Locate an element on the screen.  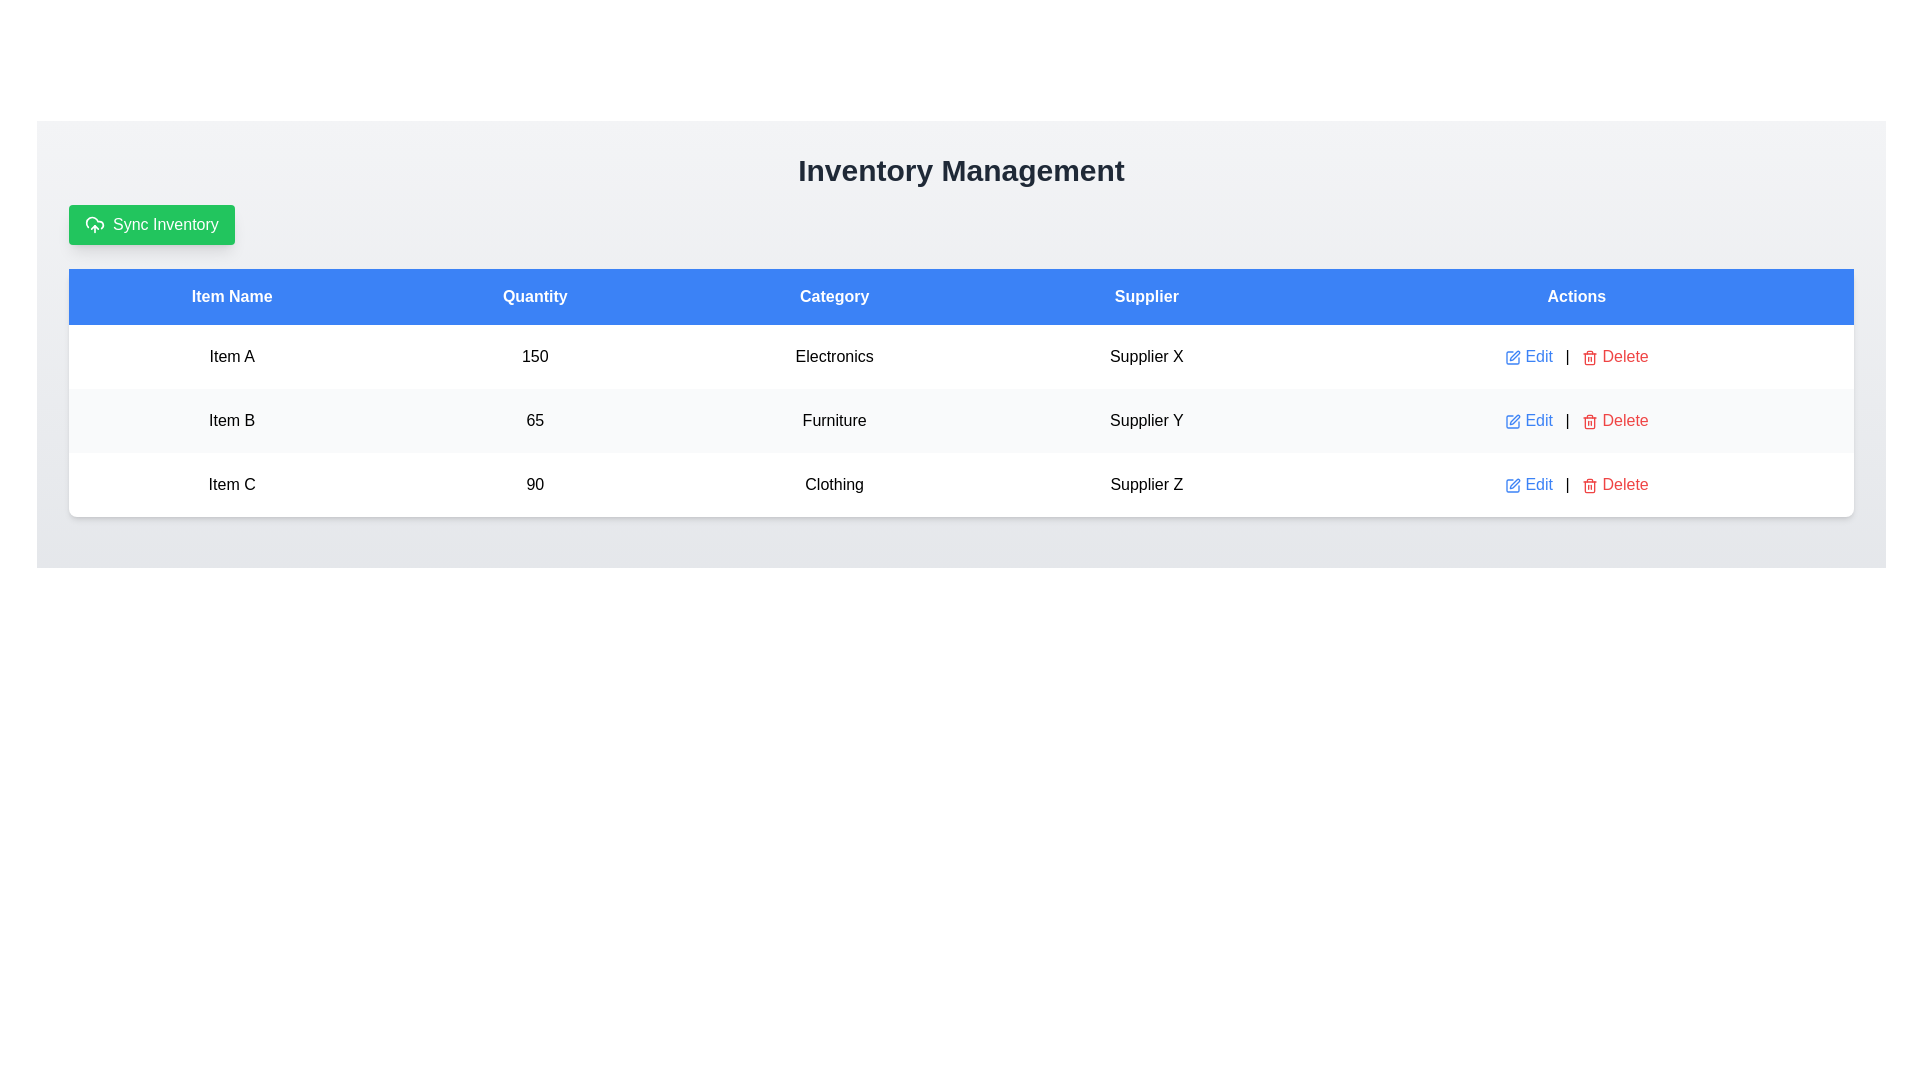
the delete icon located in the 'Actions' column of the second row in the table to initiate a delete action dialog is located at coordinates (1589, 420).